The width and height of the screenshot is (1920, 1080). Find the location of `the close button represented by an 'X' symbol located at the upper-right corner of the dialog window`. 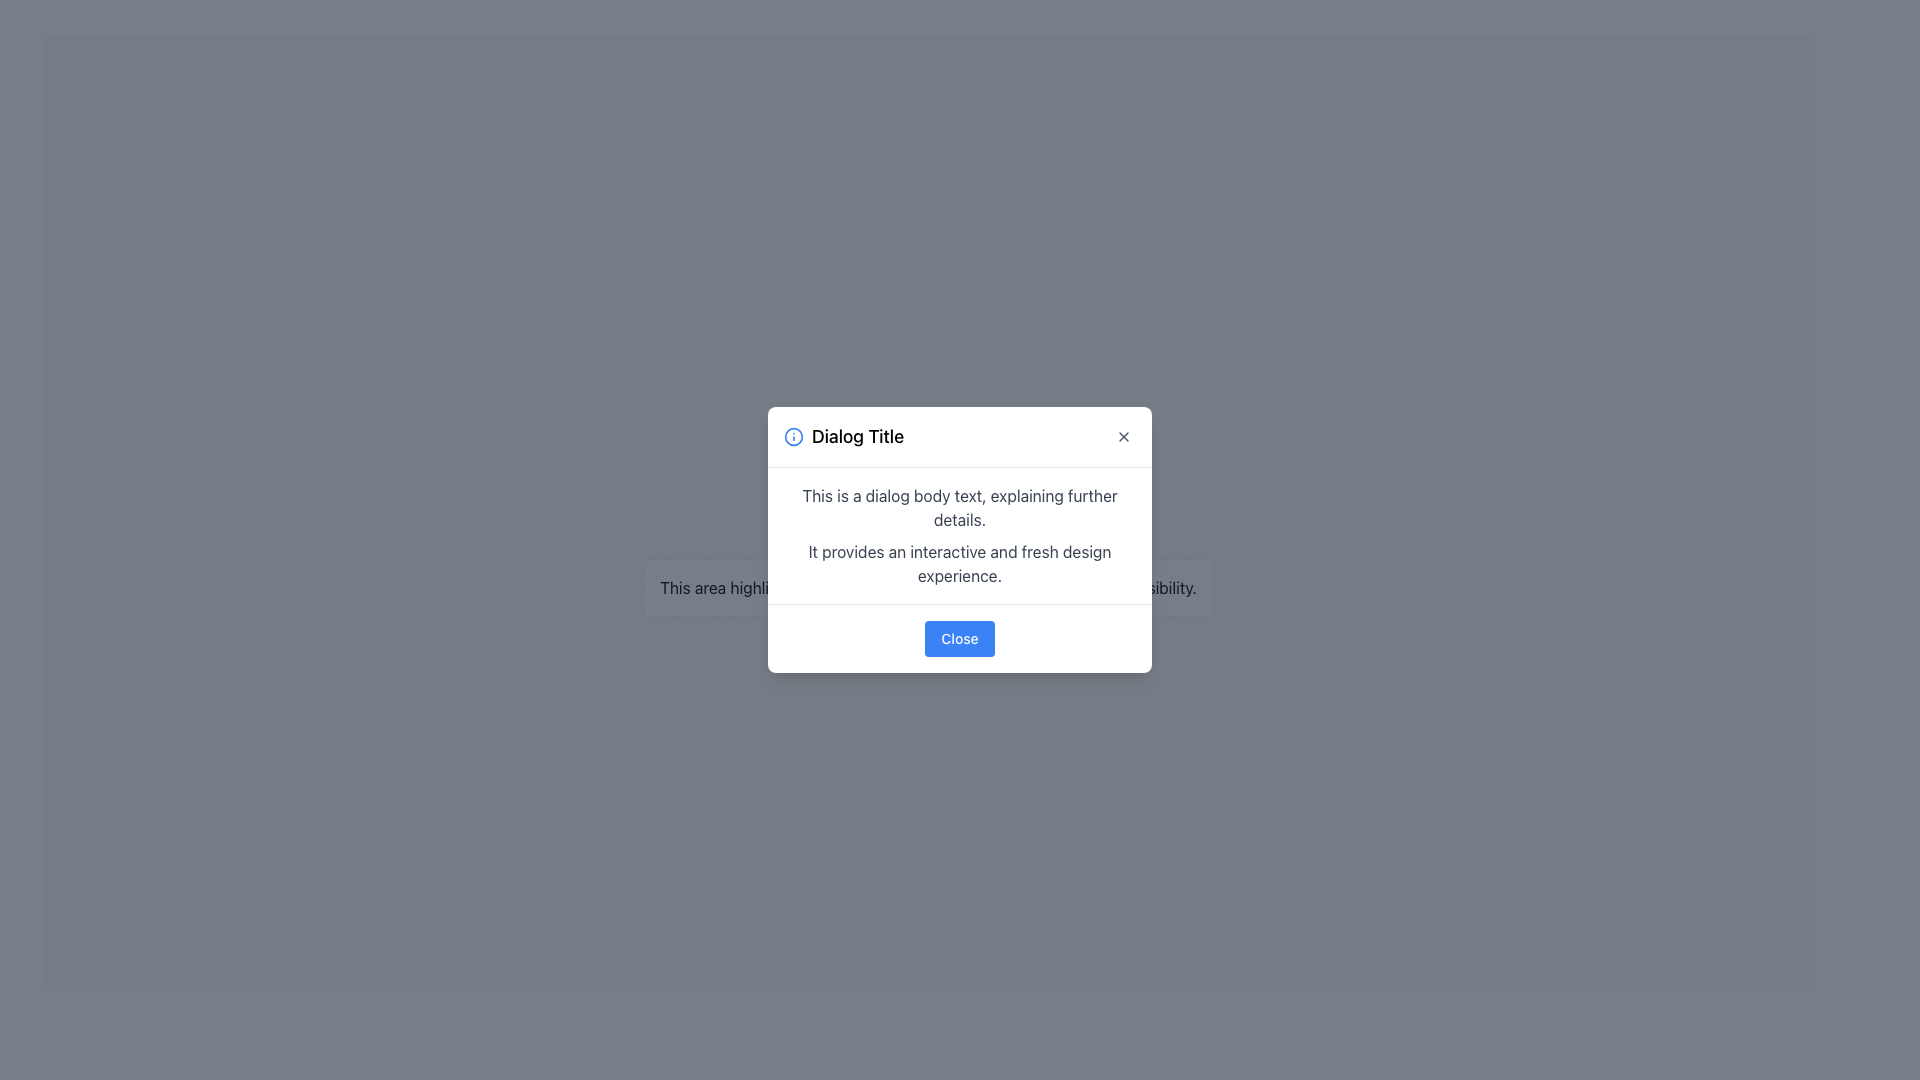

the close button represented by an 'X' symbol located at the upper-right corner of the dialog window is located at coordinates (1123, 435).